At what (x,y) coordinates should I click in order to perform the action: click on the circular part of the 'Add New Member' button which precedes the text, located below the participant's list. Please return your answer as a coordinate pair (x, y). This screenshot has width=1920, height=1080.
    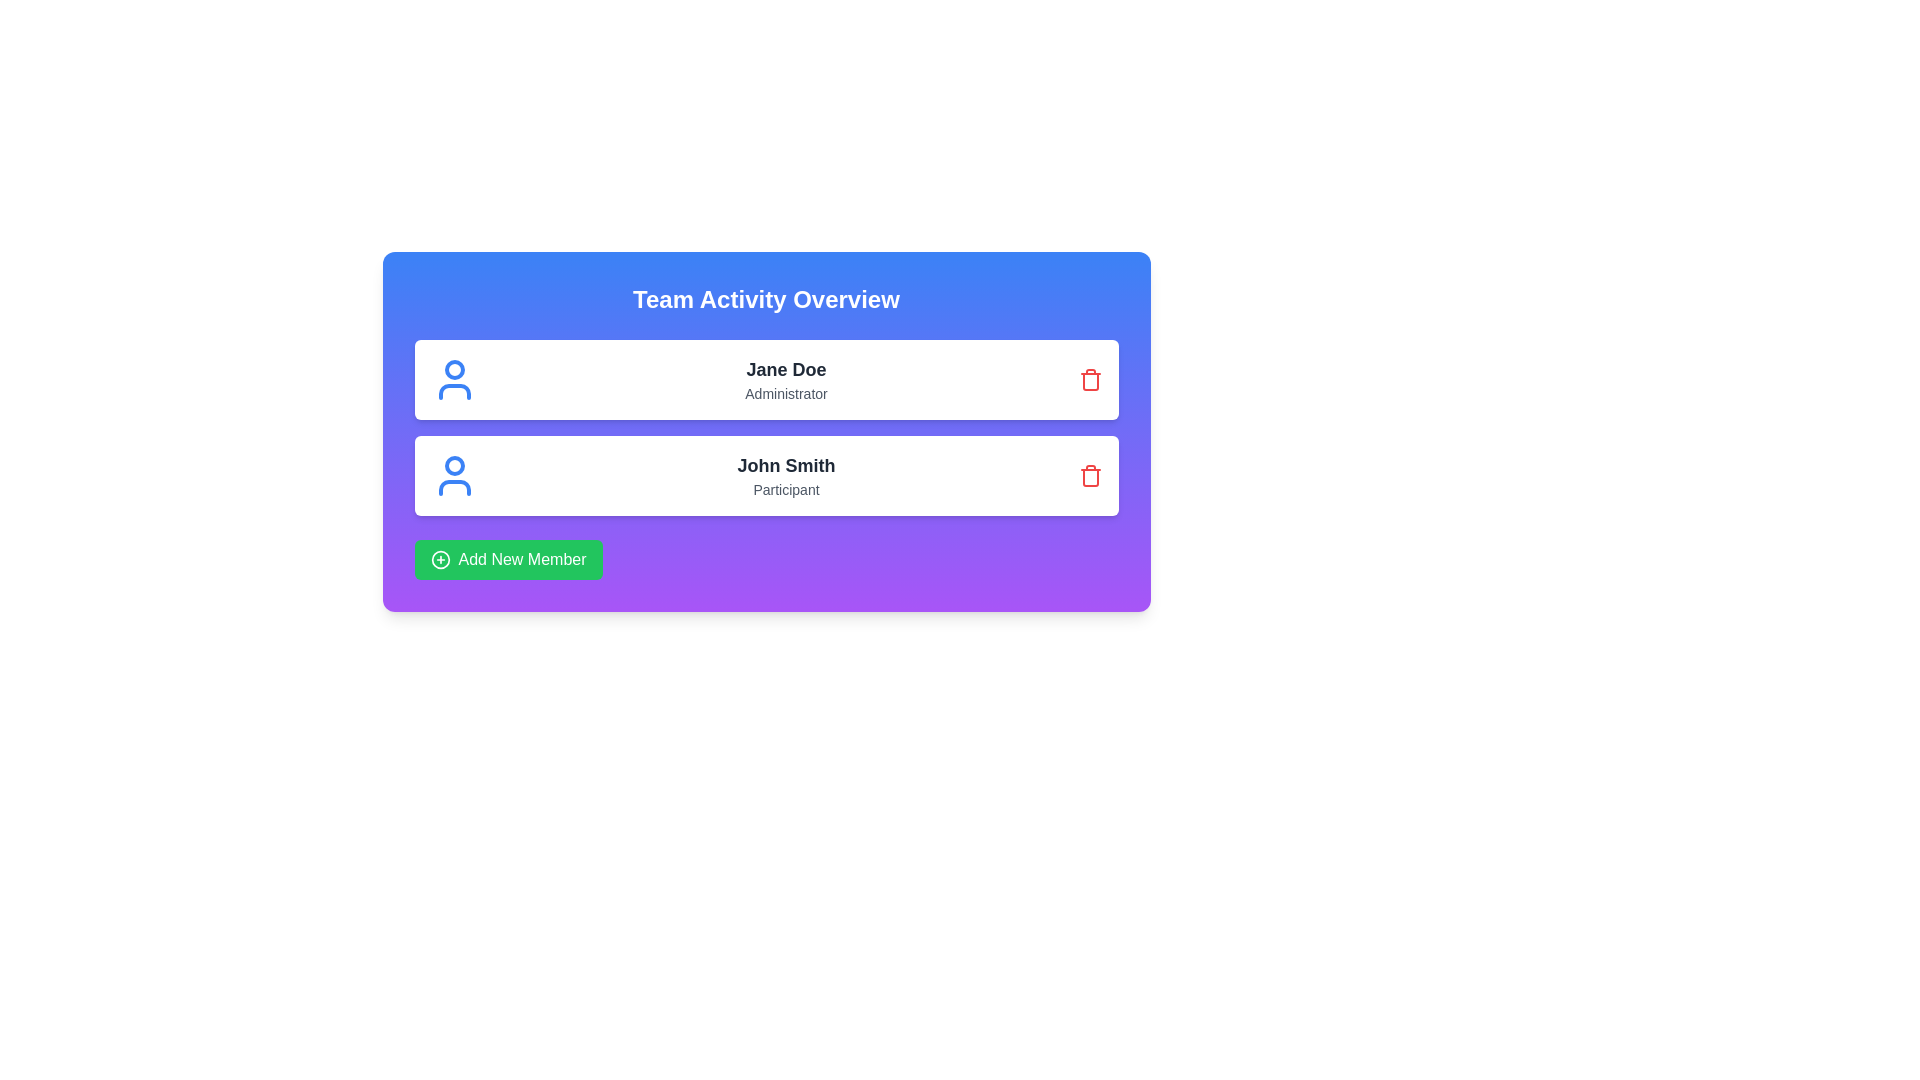
    Looking at the image, I should click on (439, 559).